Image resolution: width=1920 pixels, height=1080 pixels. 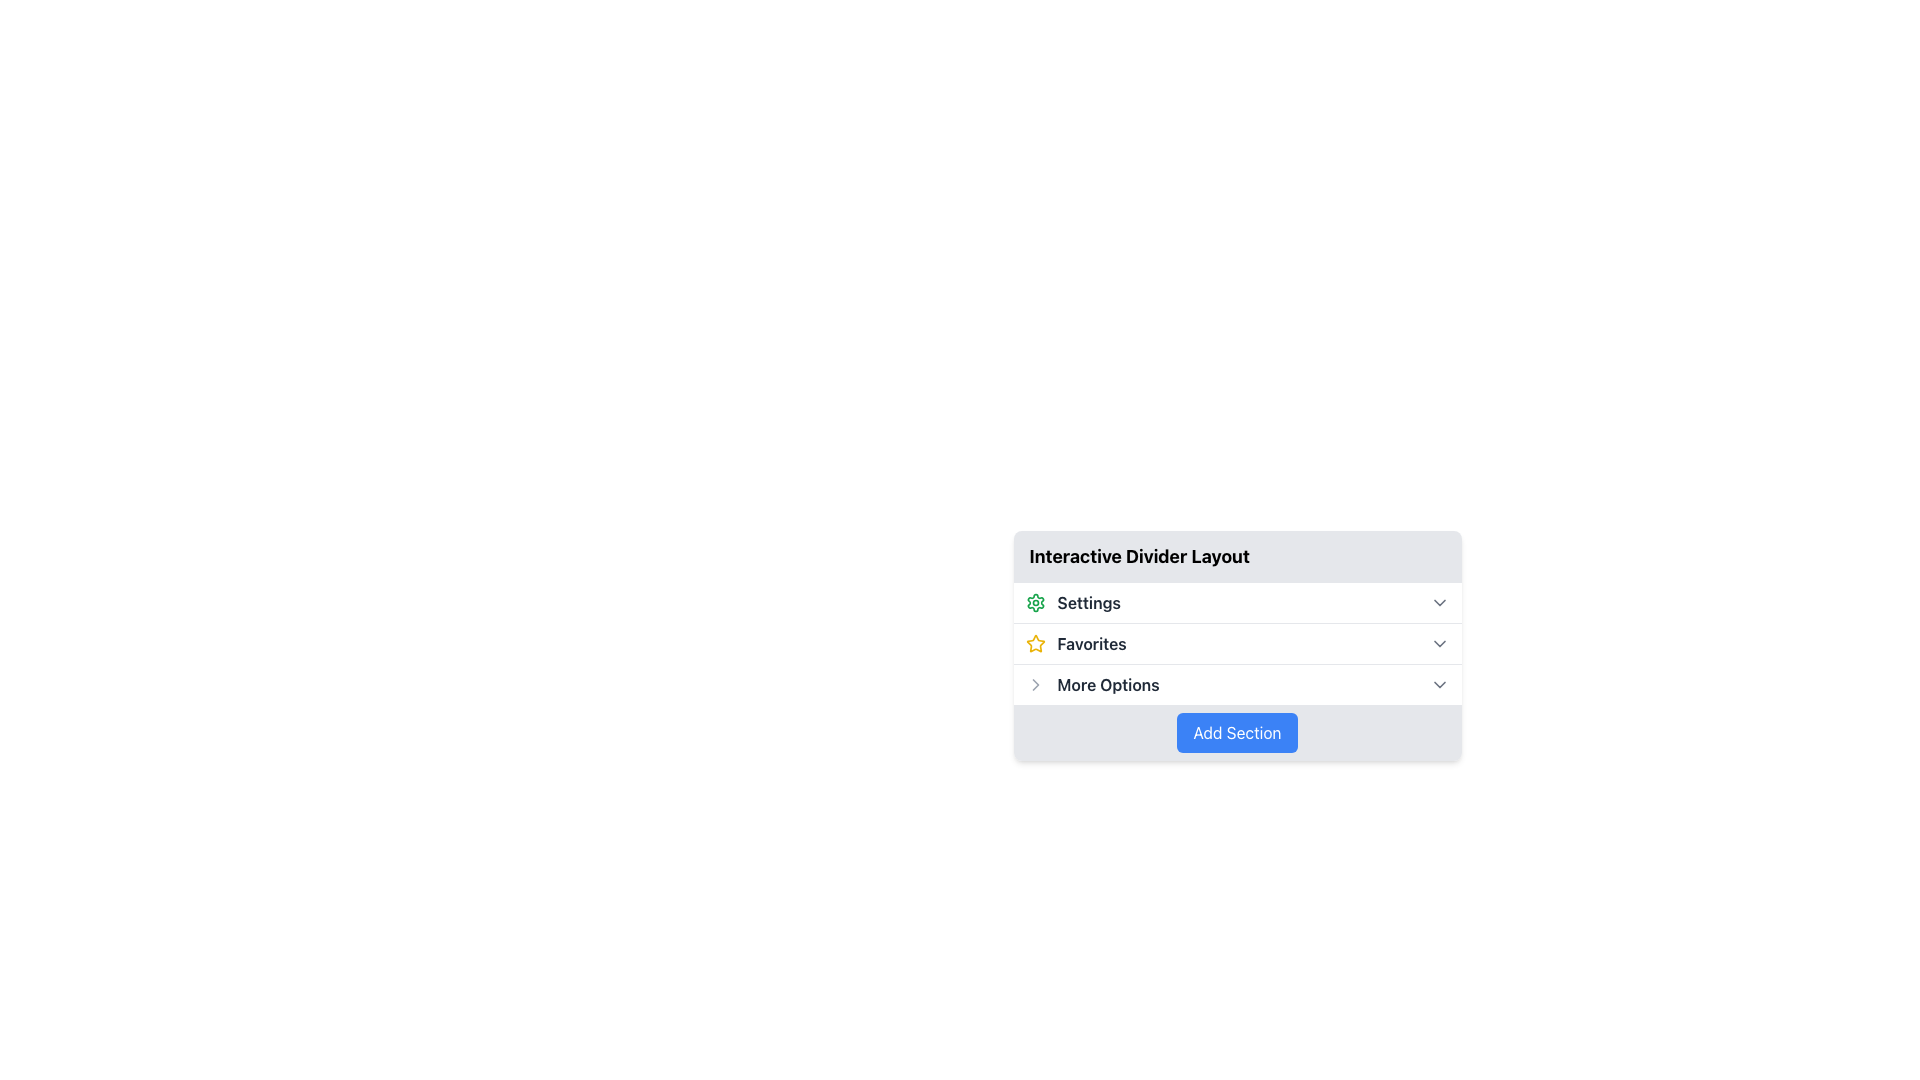 What do you see at coordinates (1438, 644) in the screenshot?
I see `the chevron-down icon located at the far right of the 'Favorites' section` at bounding box center [1438, 644].